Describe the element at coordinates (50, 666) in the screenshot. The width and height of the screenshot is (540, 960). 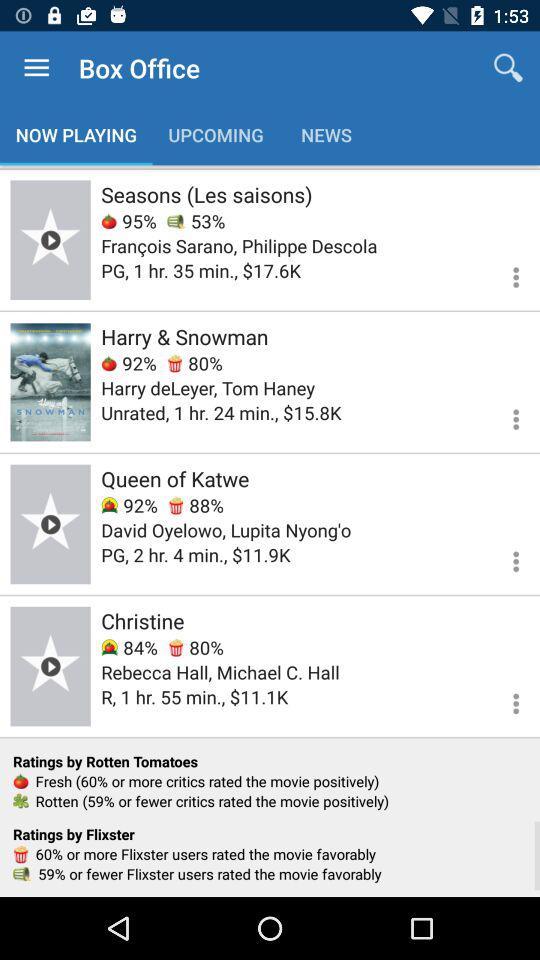
I see `trailer` at that location.